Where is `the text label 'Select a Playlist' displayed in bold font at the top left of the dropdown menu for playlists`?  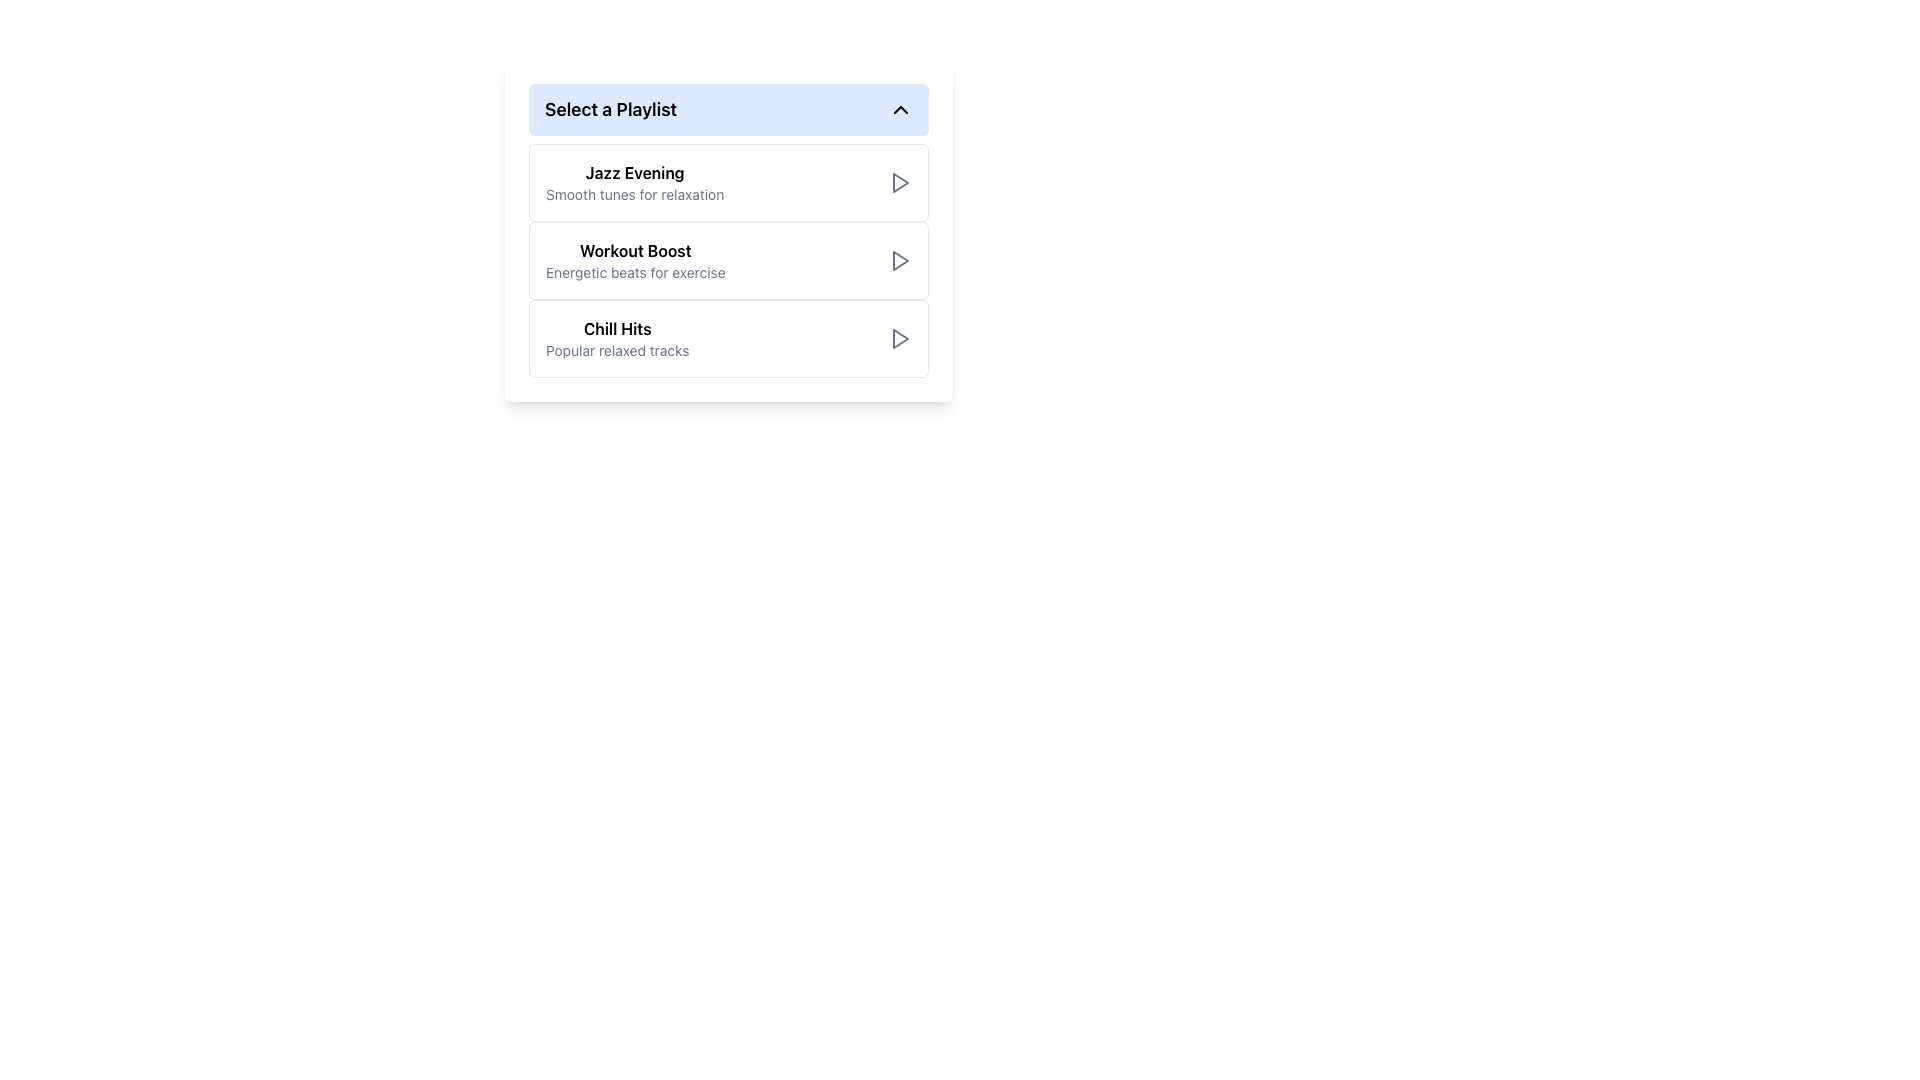
the text label 'Select a Playlist' displayed in bold font at the top left of the dropdown menu for playlists is located at coordinates (610, 110).